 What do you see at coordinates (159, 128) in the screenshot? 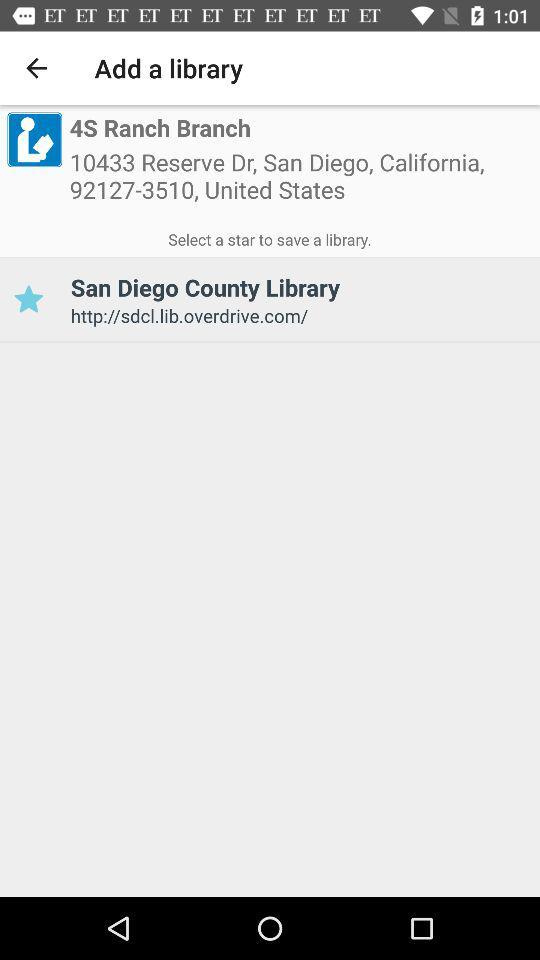
I see `item above the 10433 reserve dr` at bounding box center [159, 128].